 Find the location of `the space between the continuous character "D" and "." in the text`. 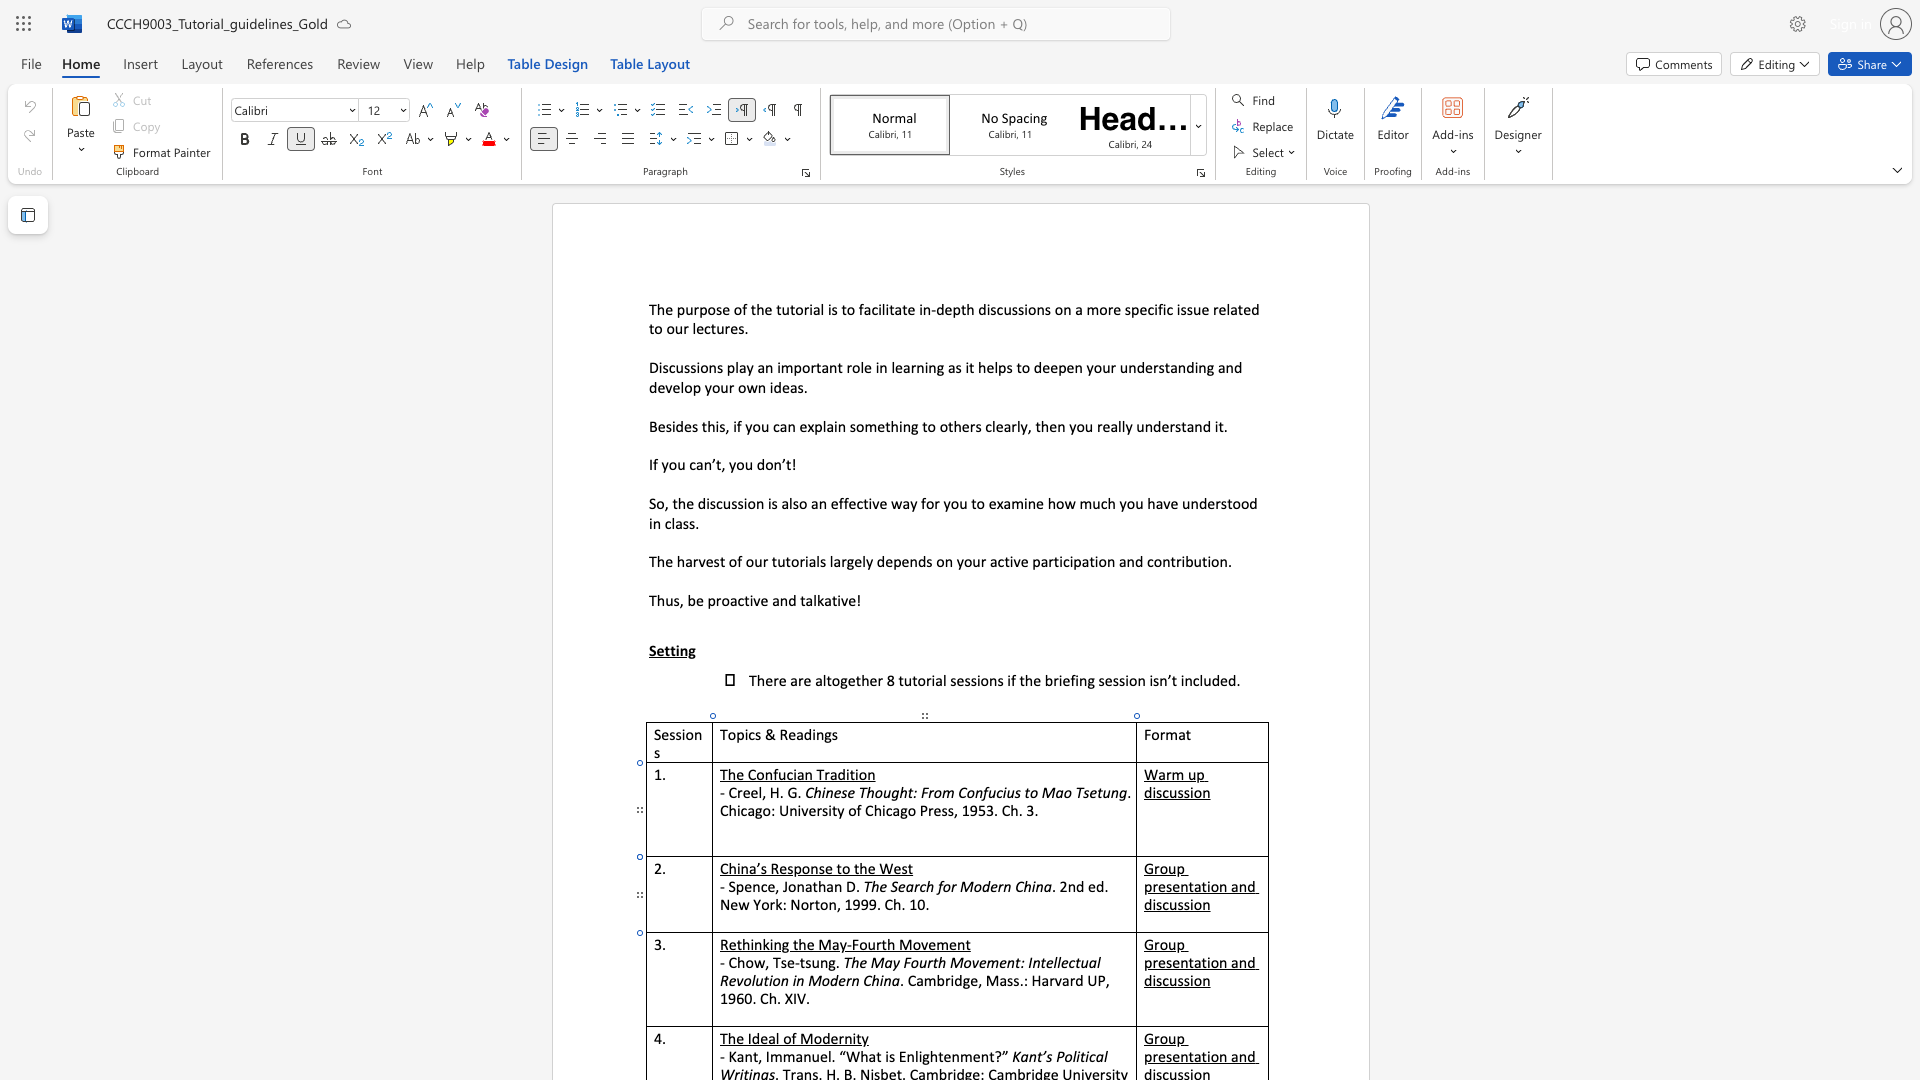

the space between the continuous character "D" and "." in the text is located at coordinates (854, 885).